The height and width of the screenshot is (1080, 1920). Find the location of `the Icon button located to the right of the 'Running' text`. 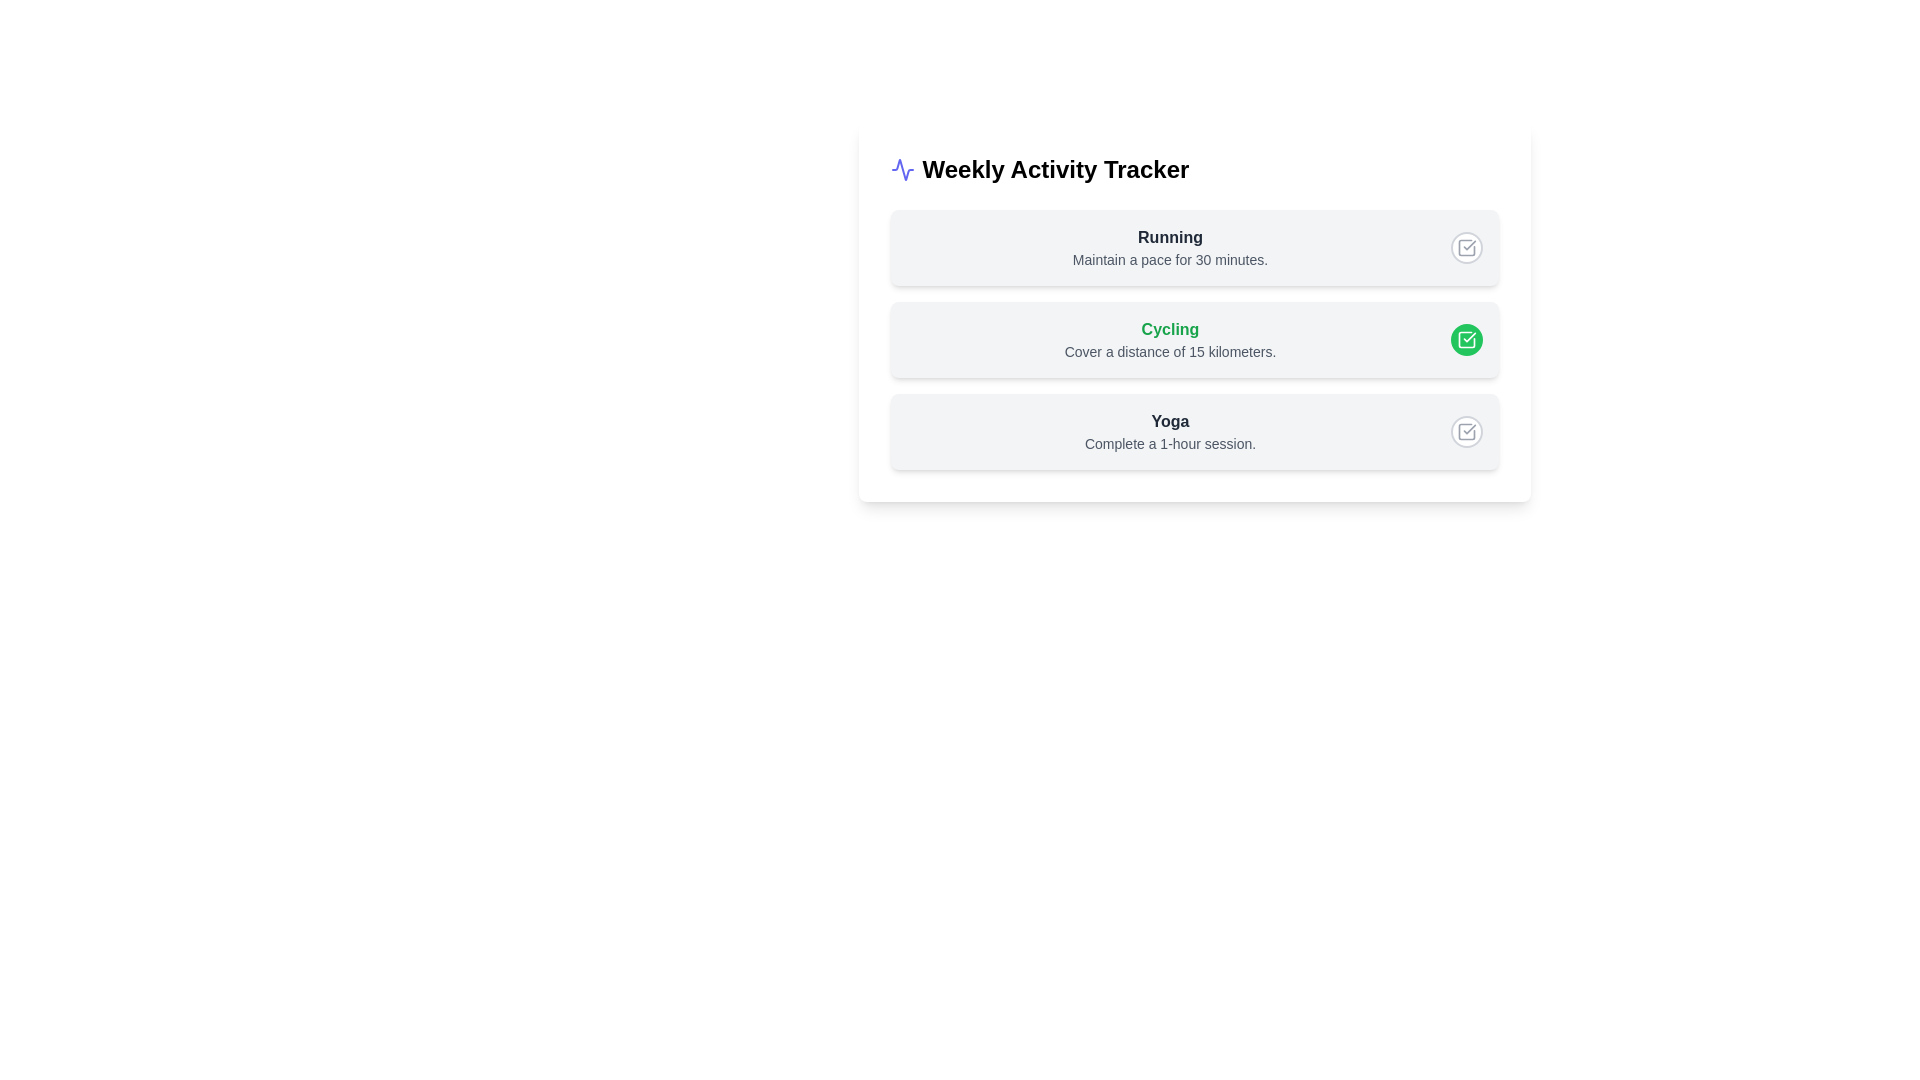

the Icon button located to the right of the 'Running' text is located at coordinates (1466, 246).